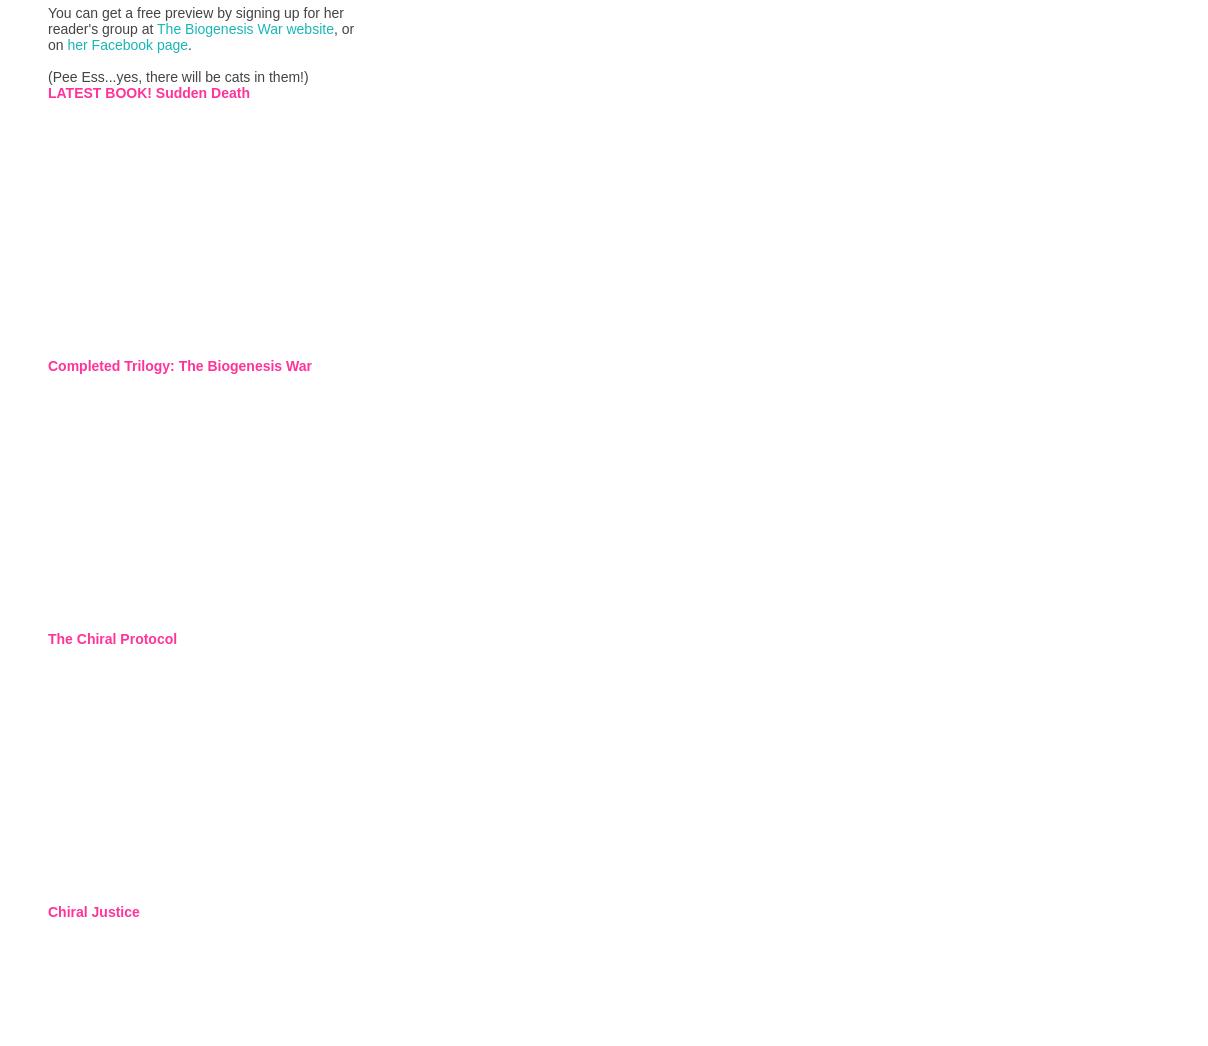 Image resolution: width=1208 pixels, height=1046 pixels. Describe the element at coordinates (147, 92) in the screenshot. I see `'LATEST BOOK! Sudden Death'` at that location.